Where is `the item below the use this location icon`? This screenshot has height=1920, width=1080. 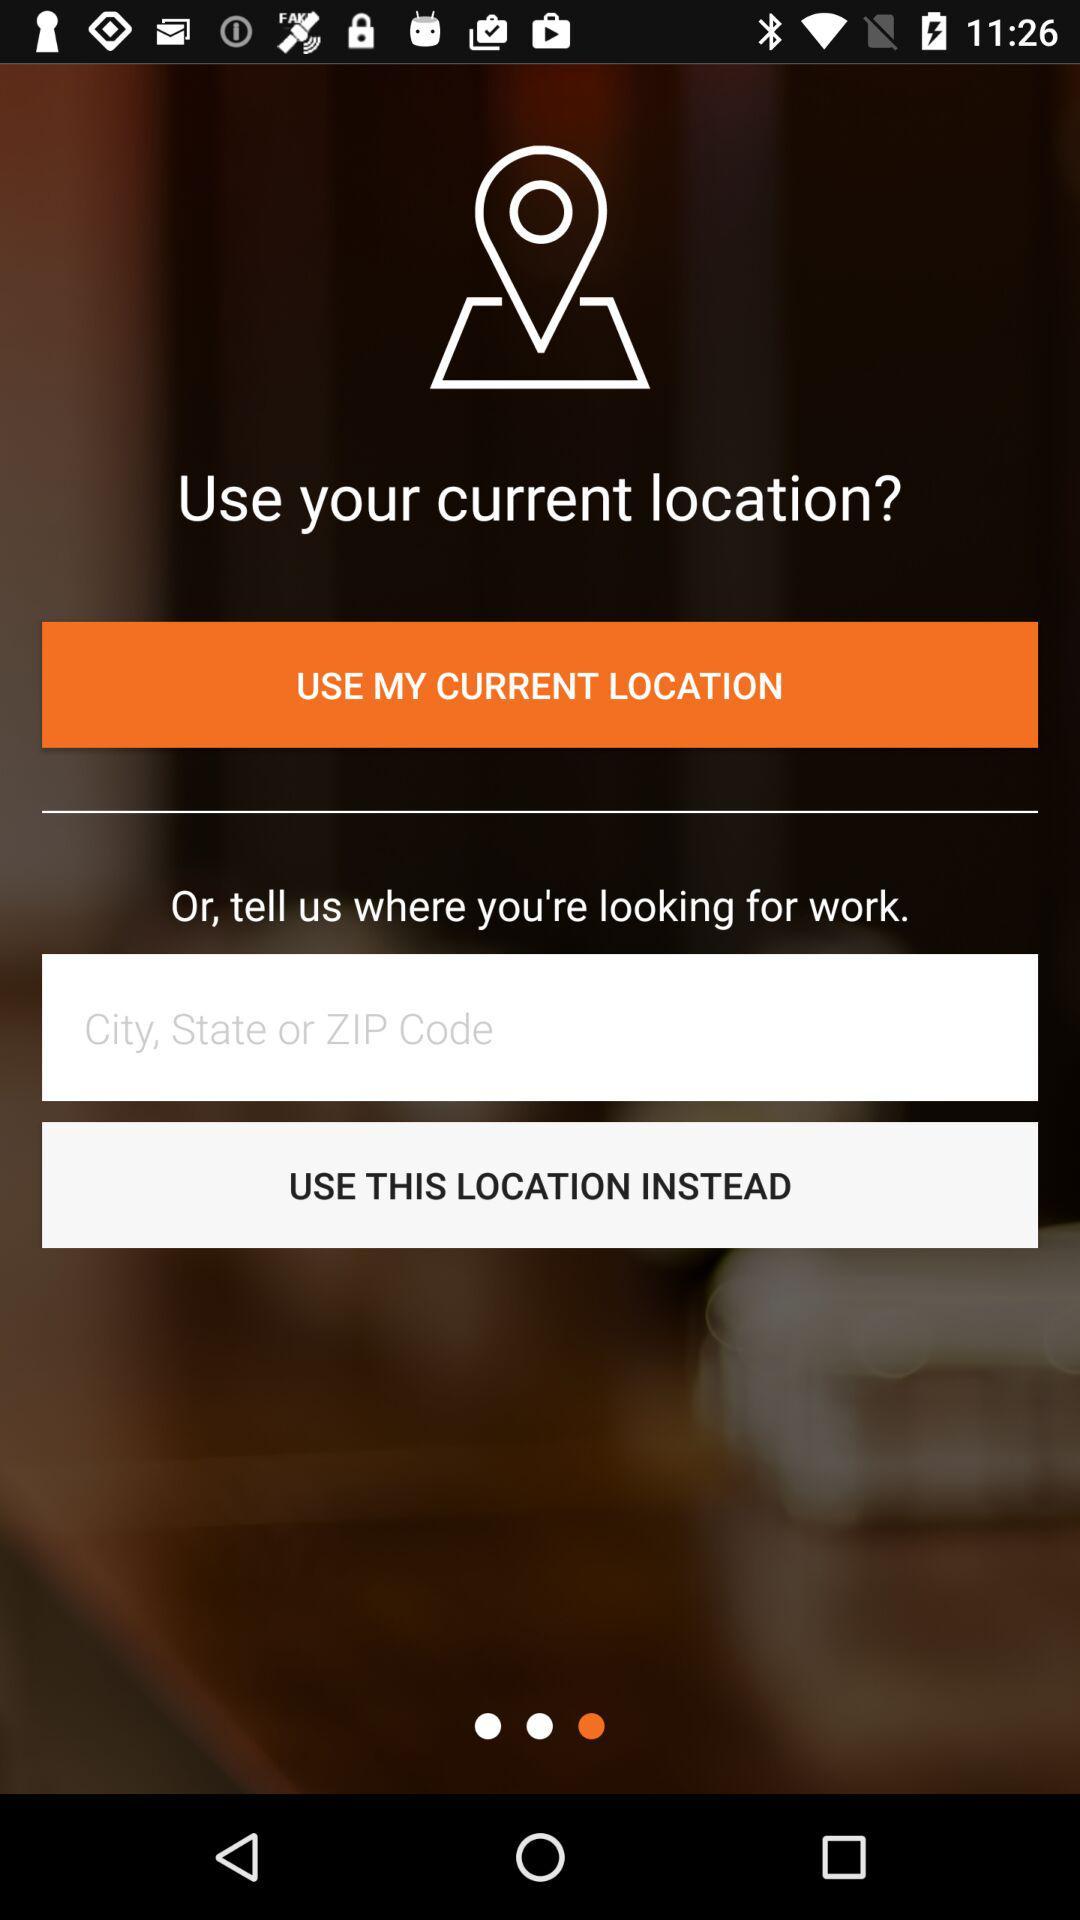
the item below the use this location icon is located at coordinates (487, 1725).